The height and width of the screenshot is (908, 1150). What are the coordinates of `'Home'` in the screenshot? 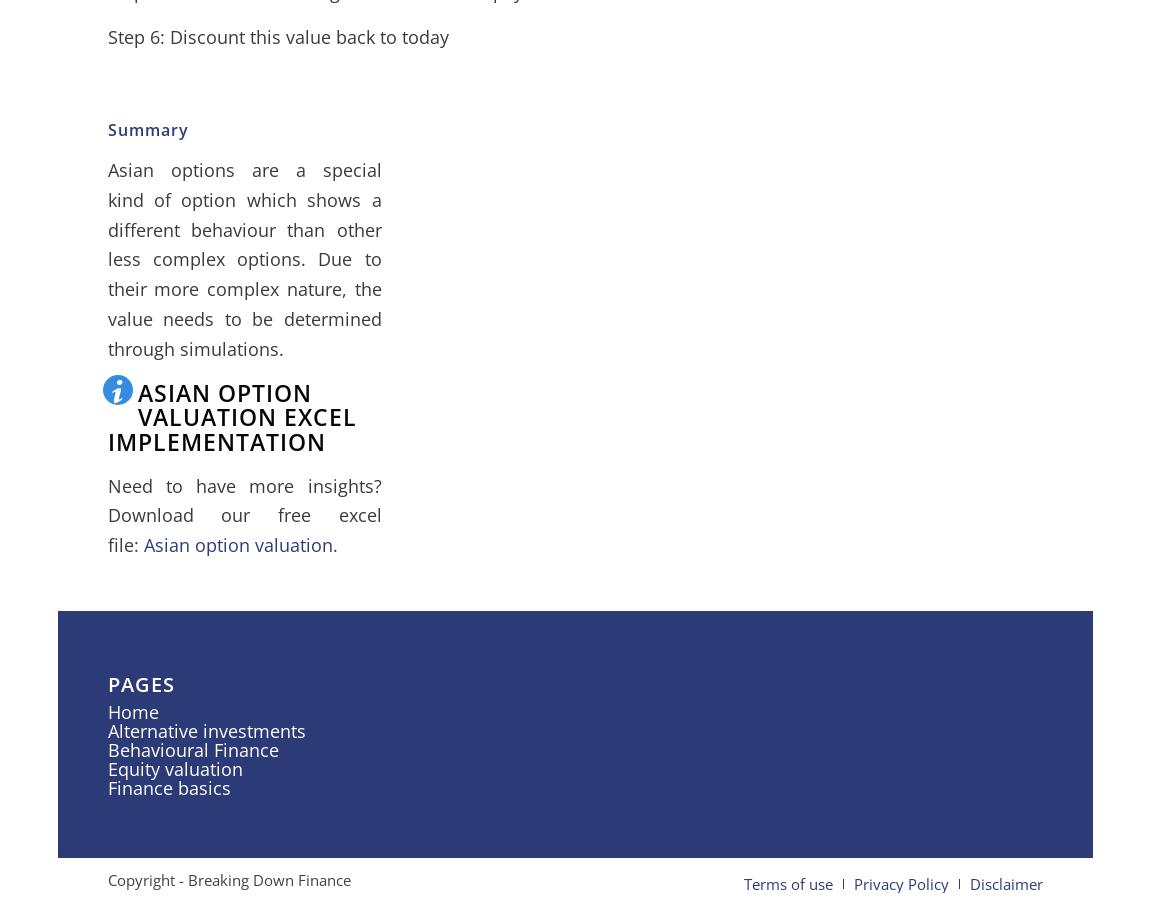 It's located at (105, 710).